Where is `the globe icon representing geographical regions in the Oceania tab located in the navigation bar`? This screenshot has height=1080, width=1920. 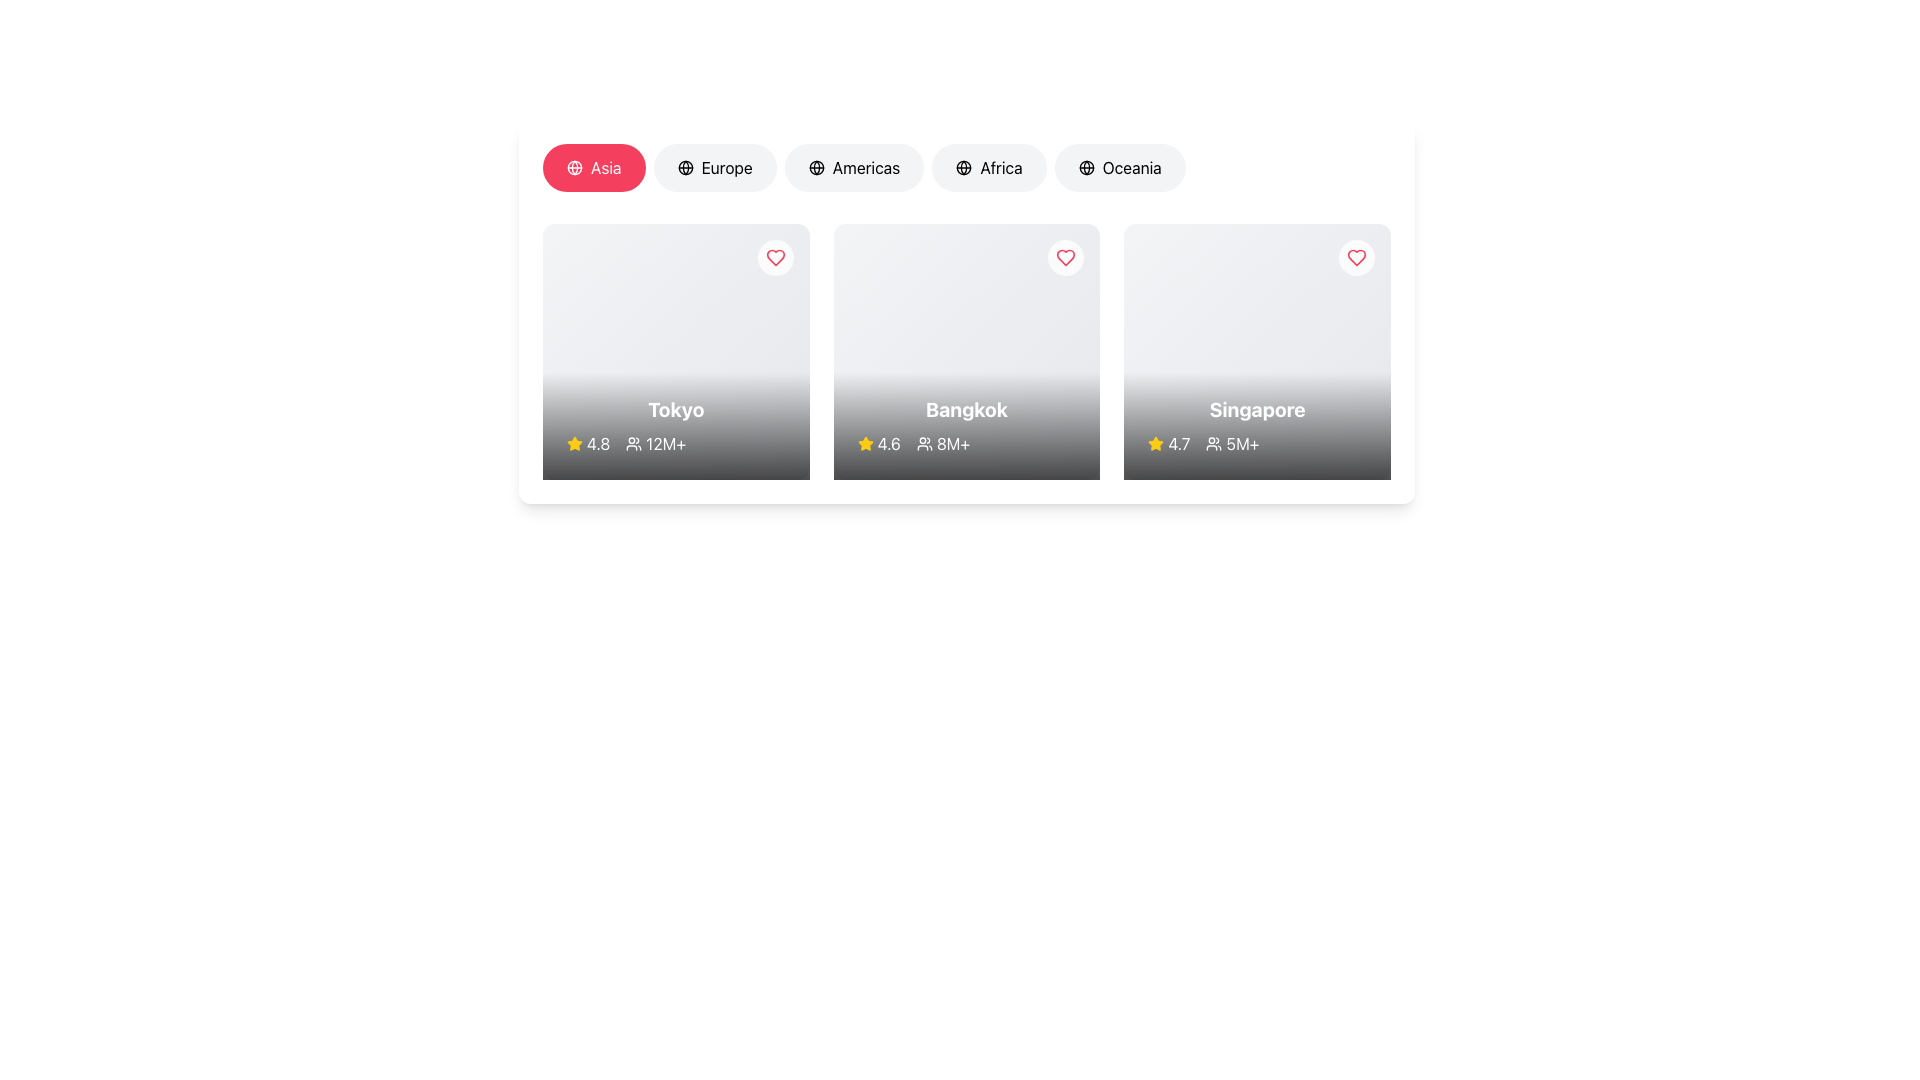
the globe icon representing geographical regions in the Oceania tab located in the navigation bar is located at coordinates (1085, 167).